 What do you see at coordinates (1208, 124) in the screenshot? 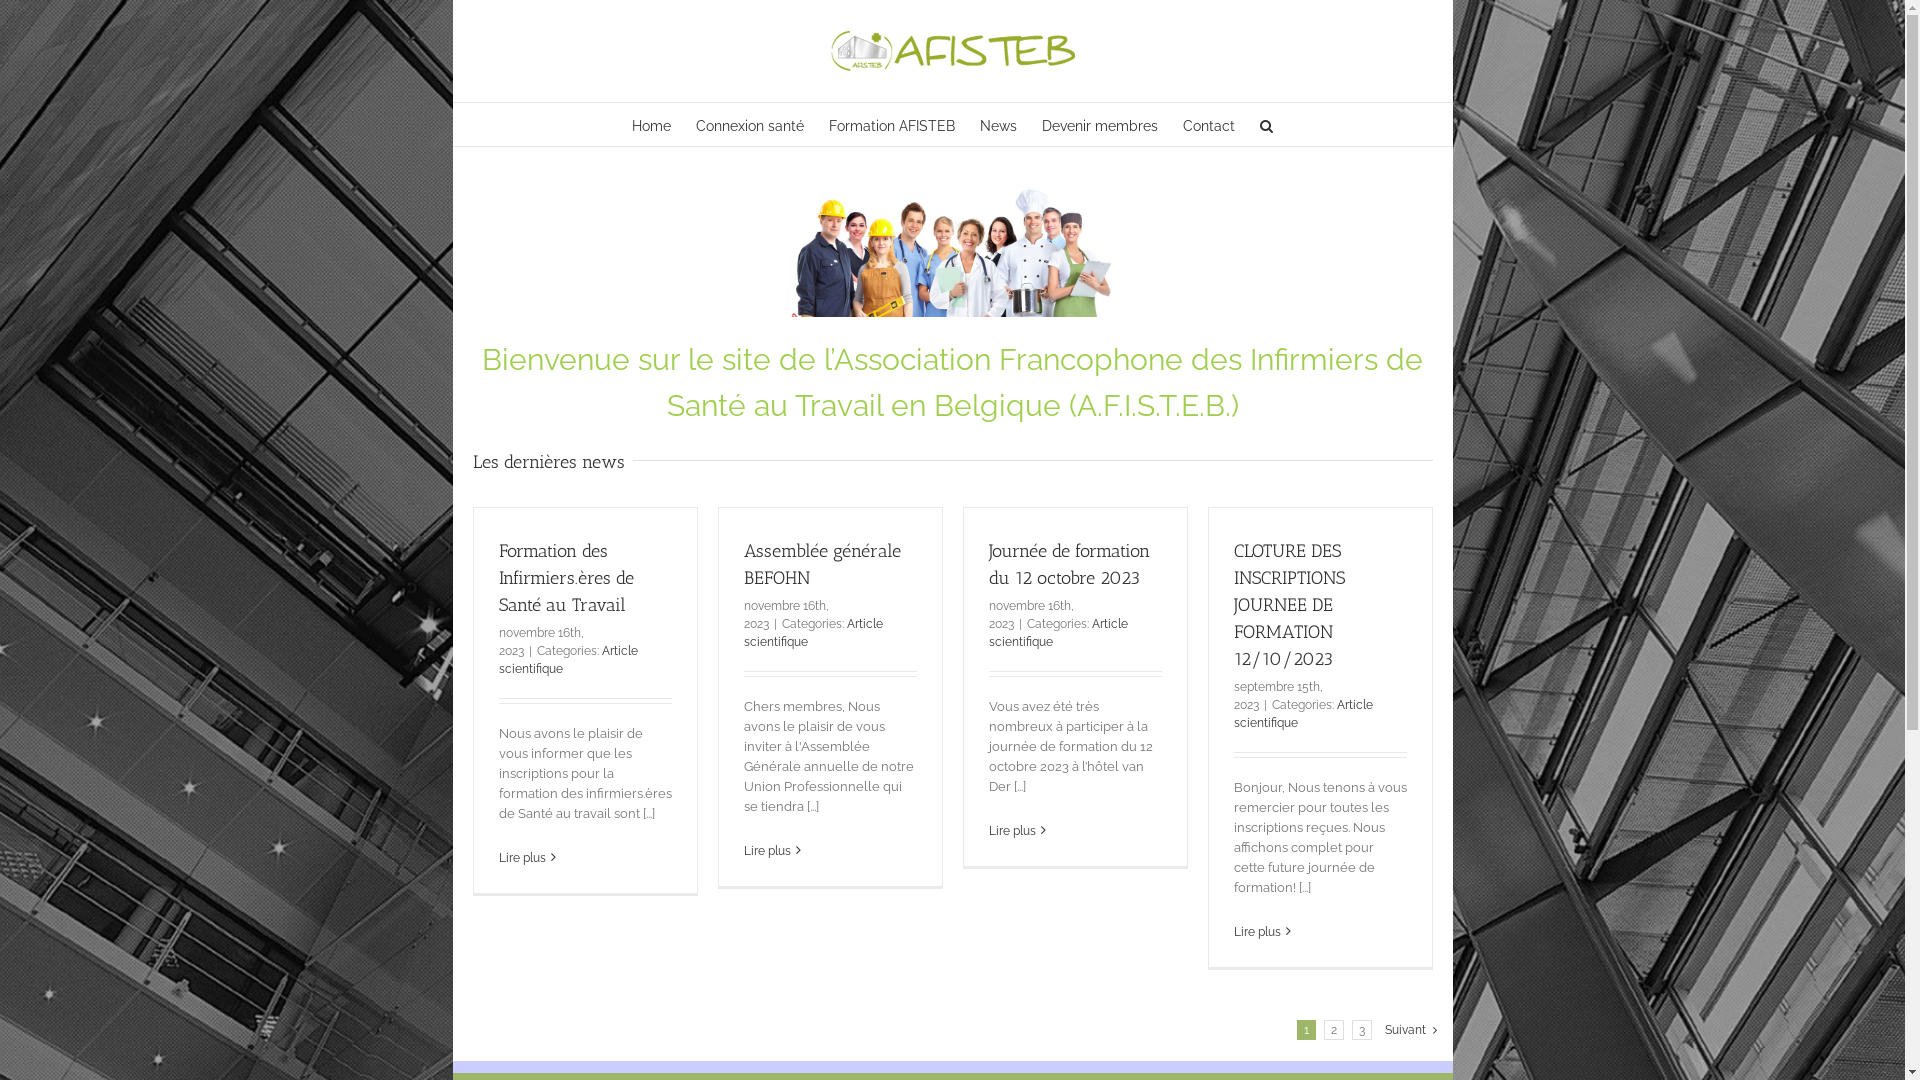
I see `'Contact'` at bounding box center [1208, 124].